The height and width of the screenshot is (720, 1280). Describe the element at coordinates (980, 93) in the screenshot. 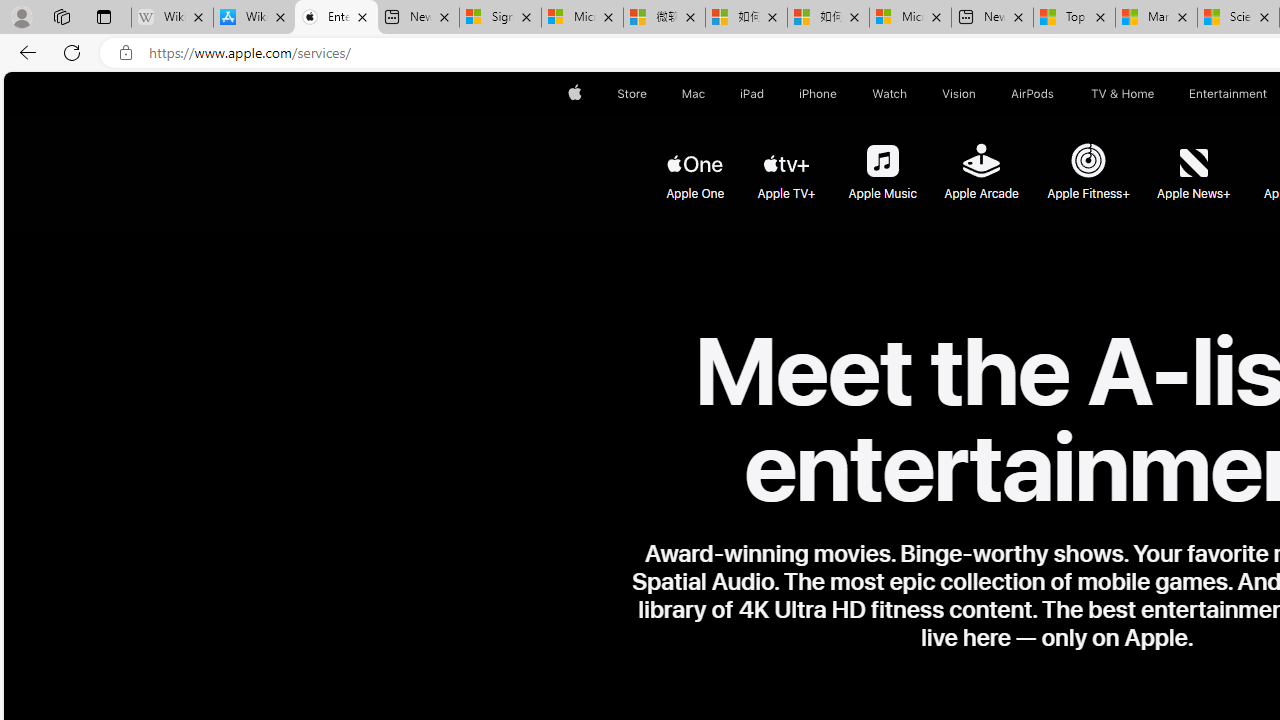

I see `'Vision menu'` at that location.